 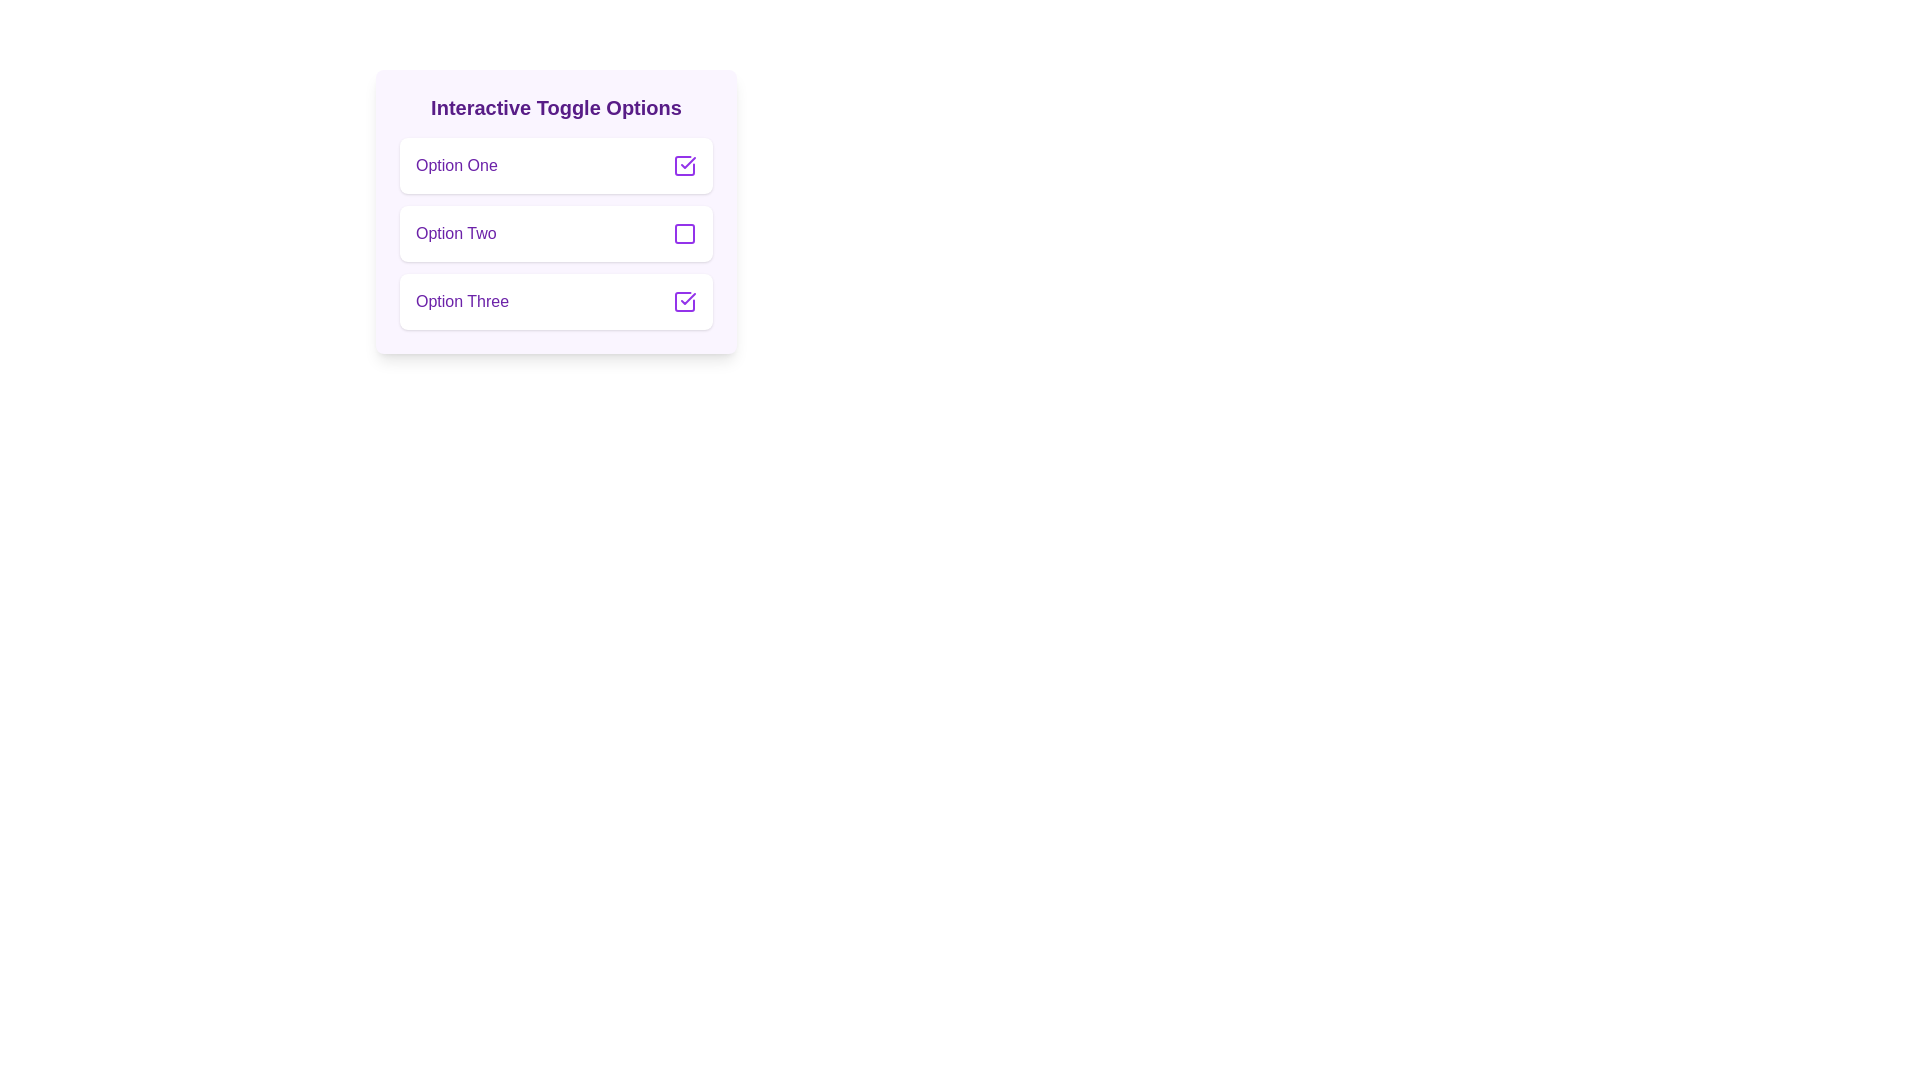 I want to click on the square checkbox icon with a purple outline and a checkmark within it, which is located next to the text labeled 'Option One', so click(x=685, y=164).